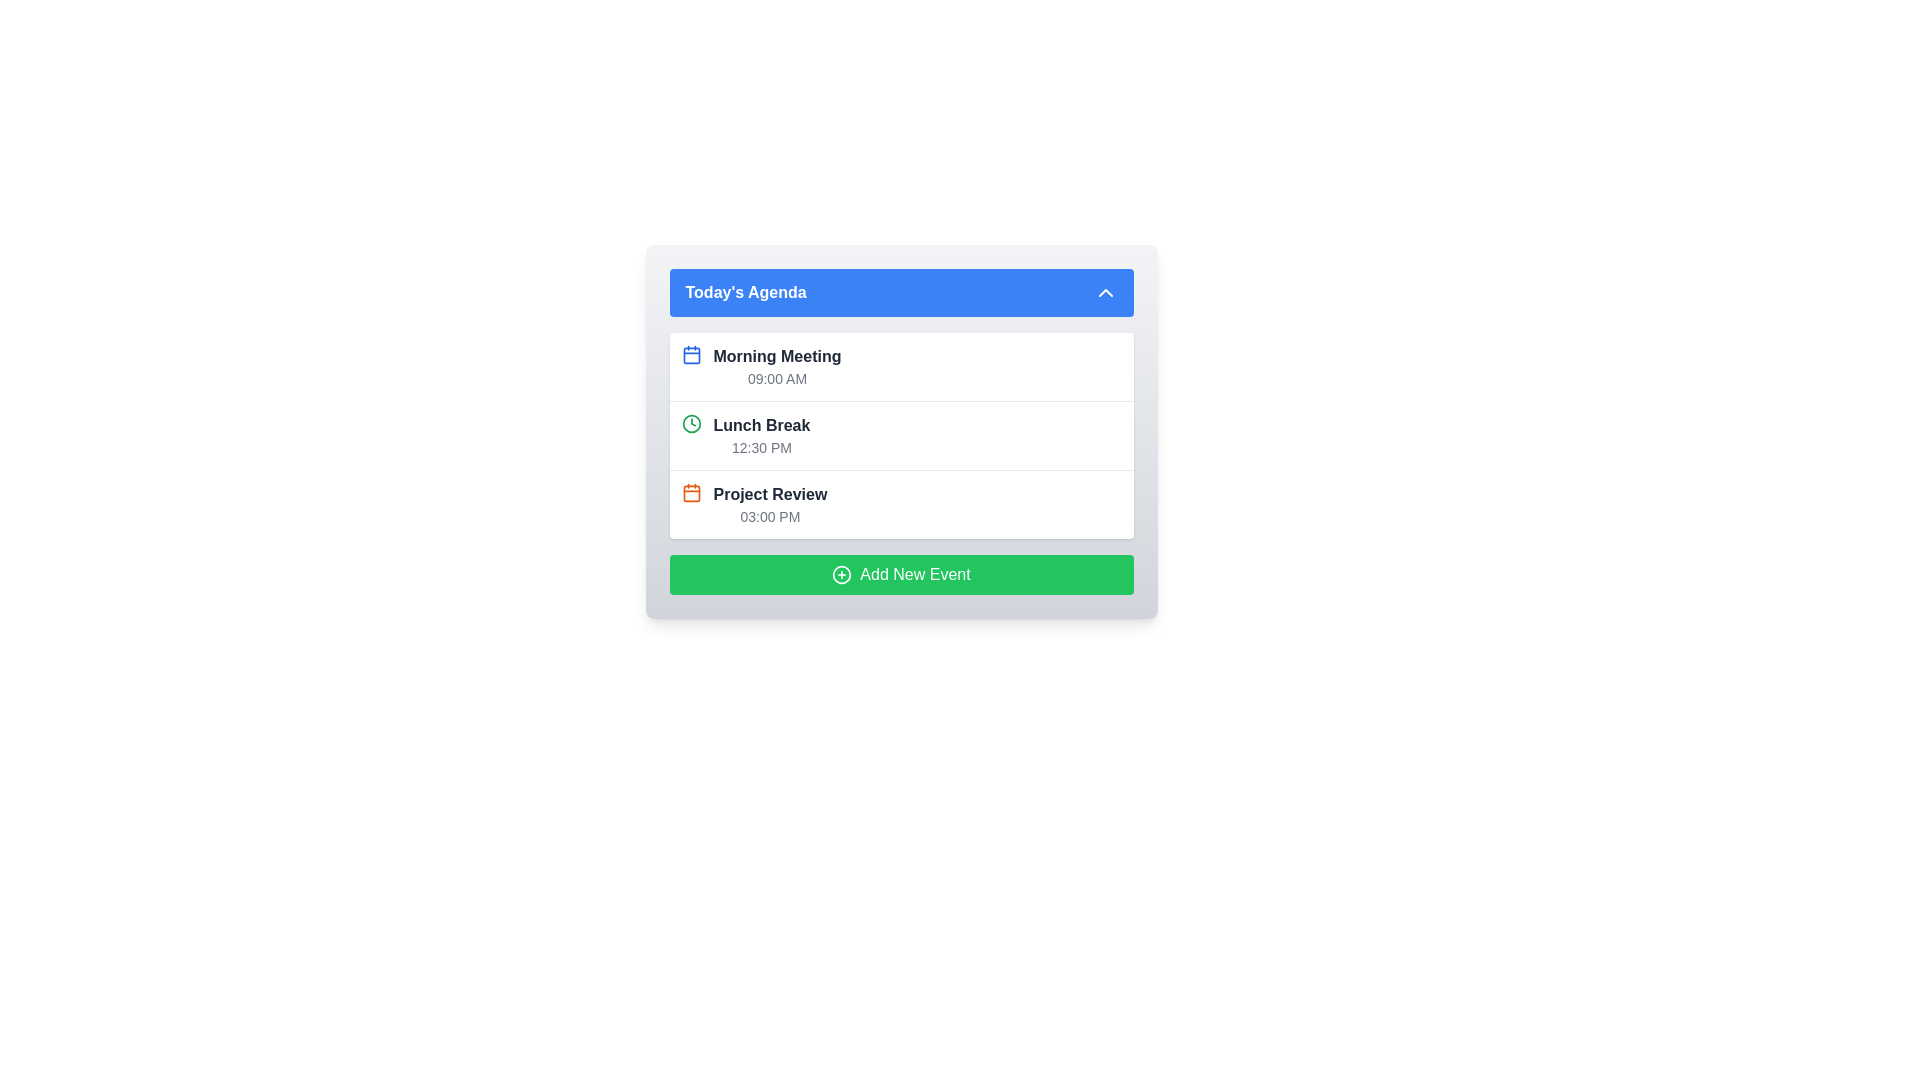 The image size is (1920, 1080). What do you see at coordinates (691, 423) in the screenshot?
I see `the circular graphical element representing the clock symbol for the 'Lunch Break' entry in the agenda` at bounding box center [691, 423].